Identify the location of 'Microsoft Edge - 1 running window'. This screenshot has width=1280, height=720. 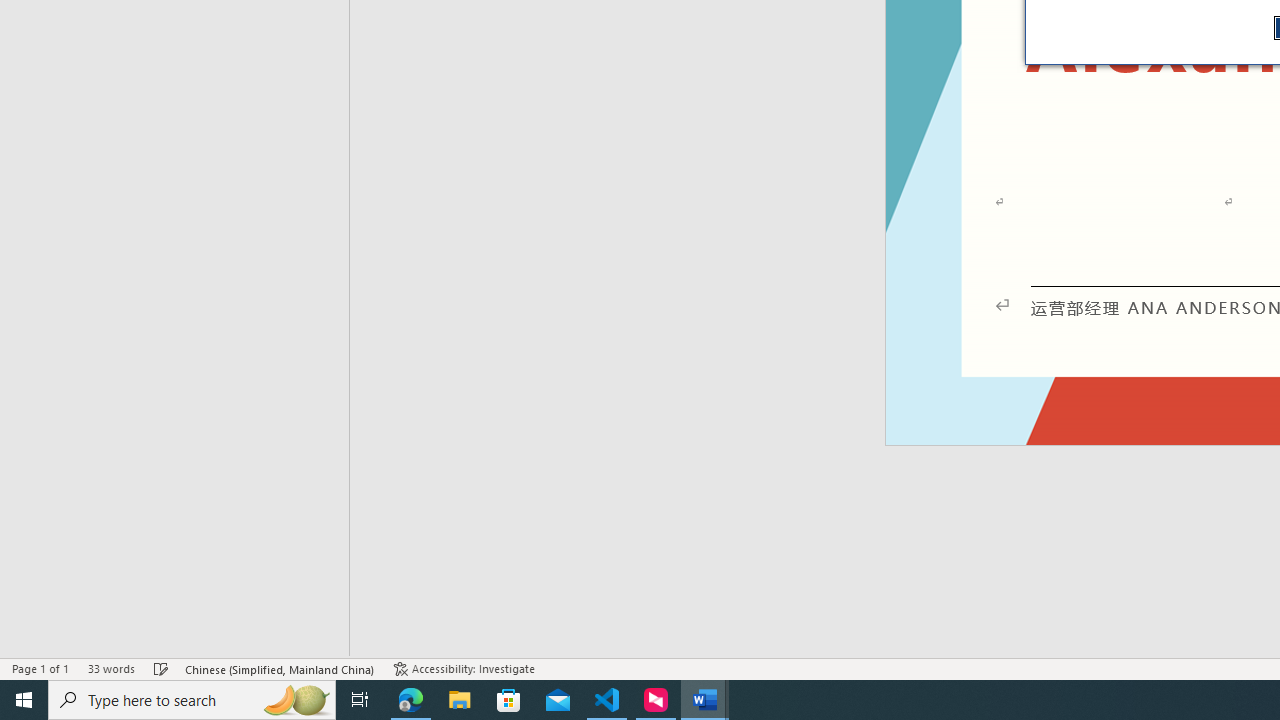
(410, 698).